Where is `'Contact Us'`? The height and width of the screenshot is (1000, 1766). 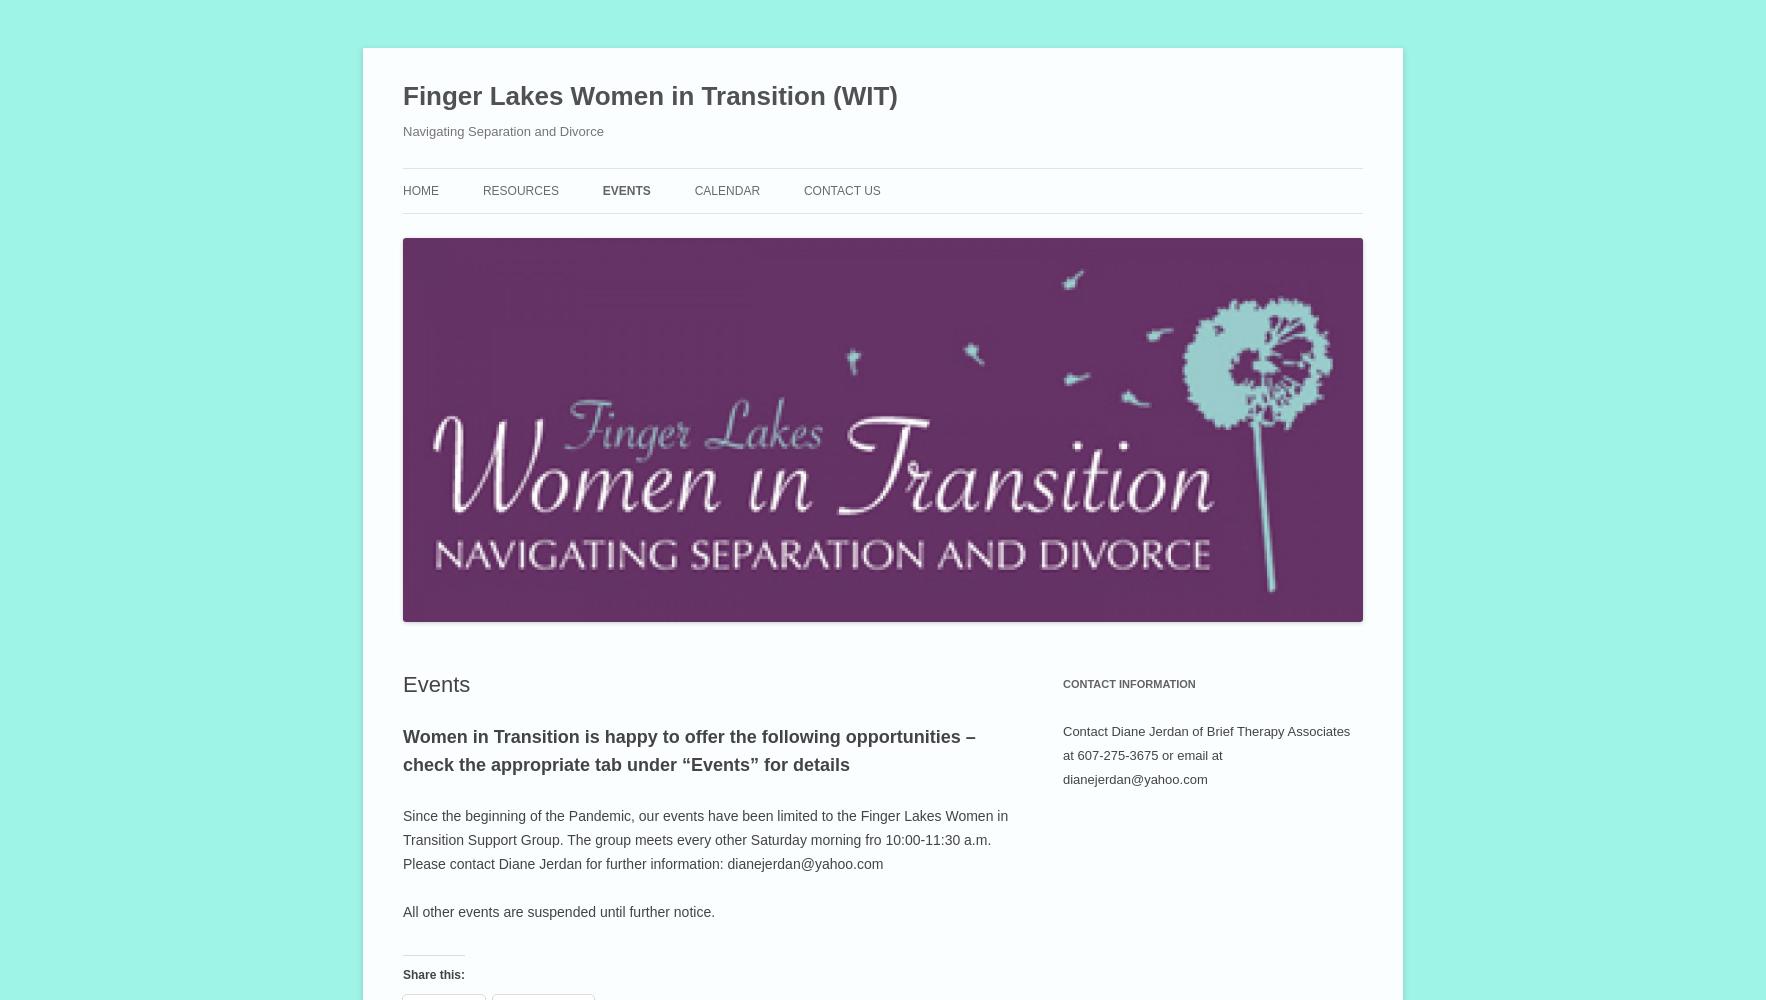 'Contact Us' is located at coordinates (803, 190).